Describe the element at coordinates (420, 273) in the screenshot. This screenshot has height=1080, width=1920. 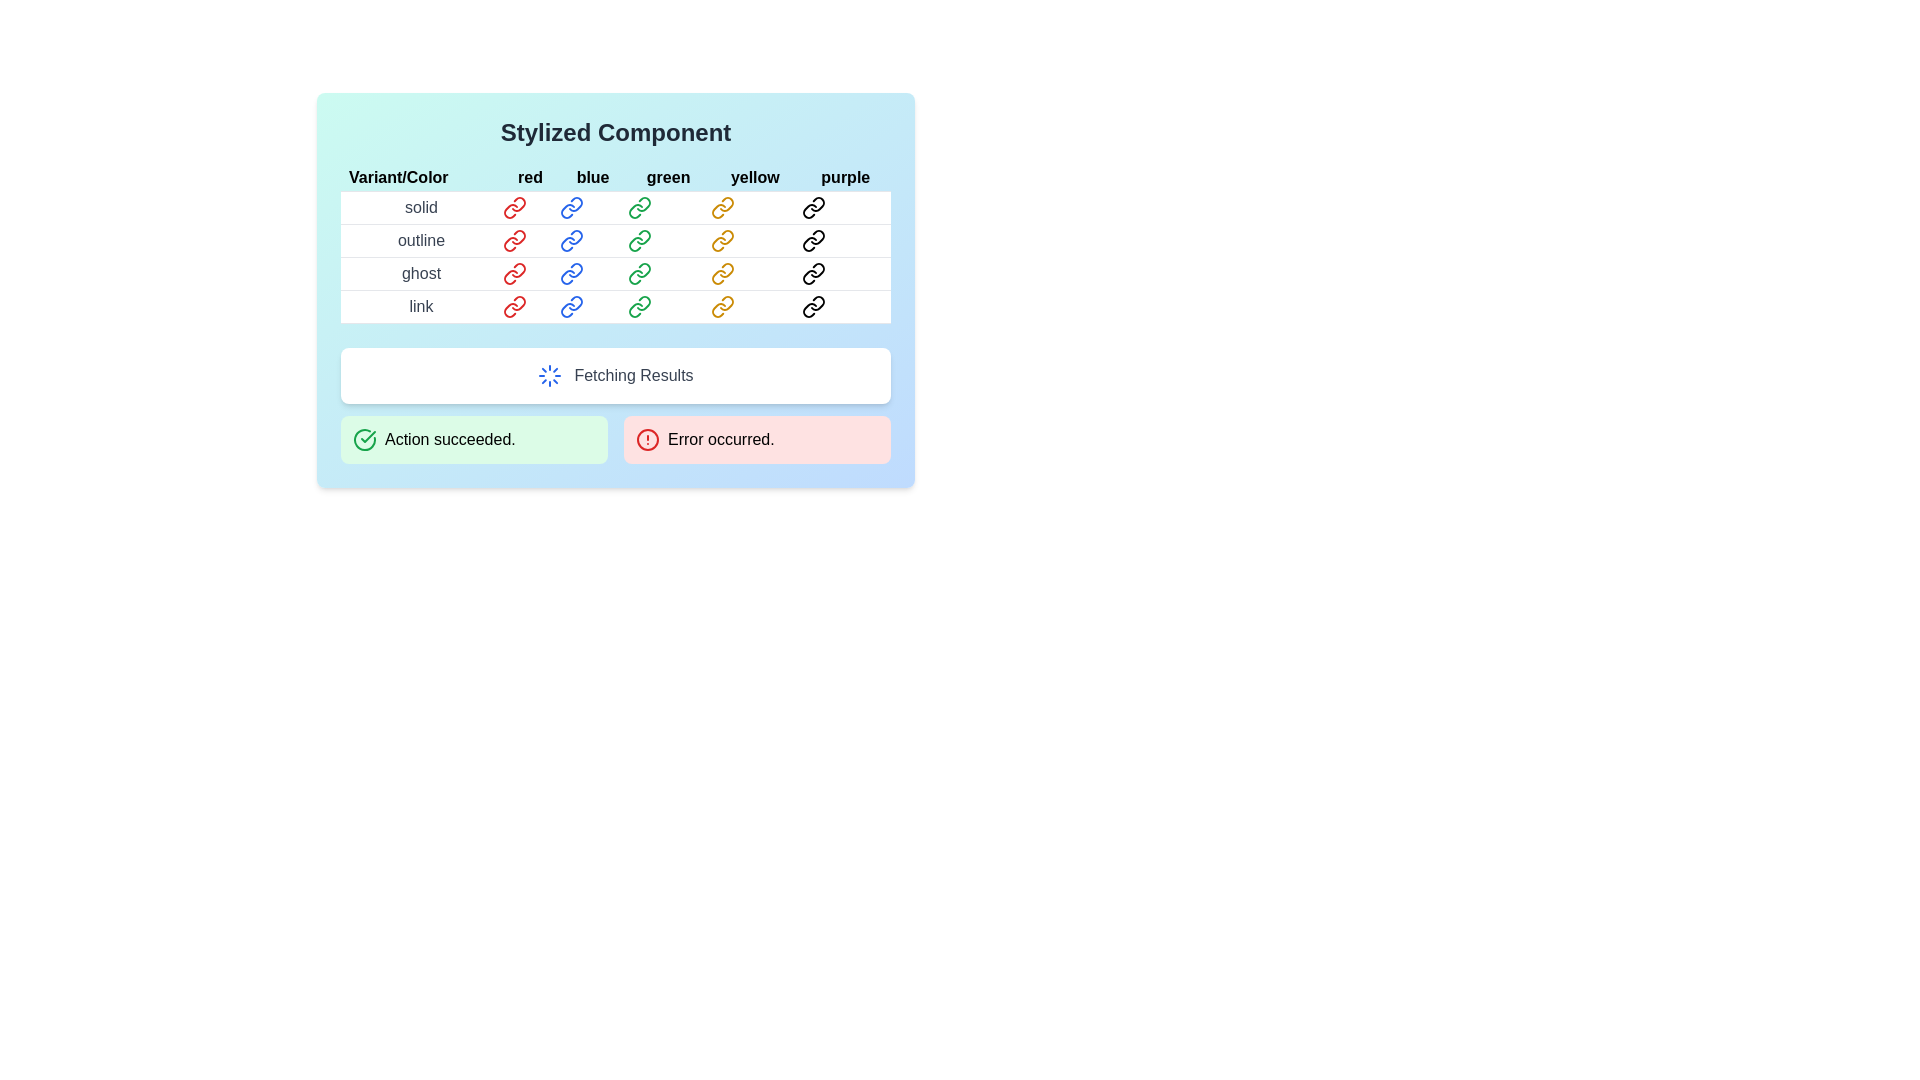
I see `the label indicating the 'ghost' variant in the table under the 'Variant/Color' column header, which is the first cell in the third row of the card labeled 'Stylized Component.'` at that location.